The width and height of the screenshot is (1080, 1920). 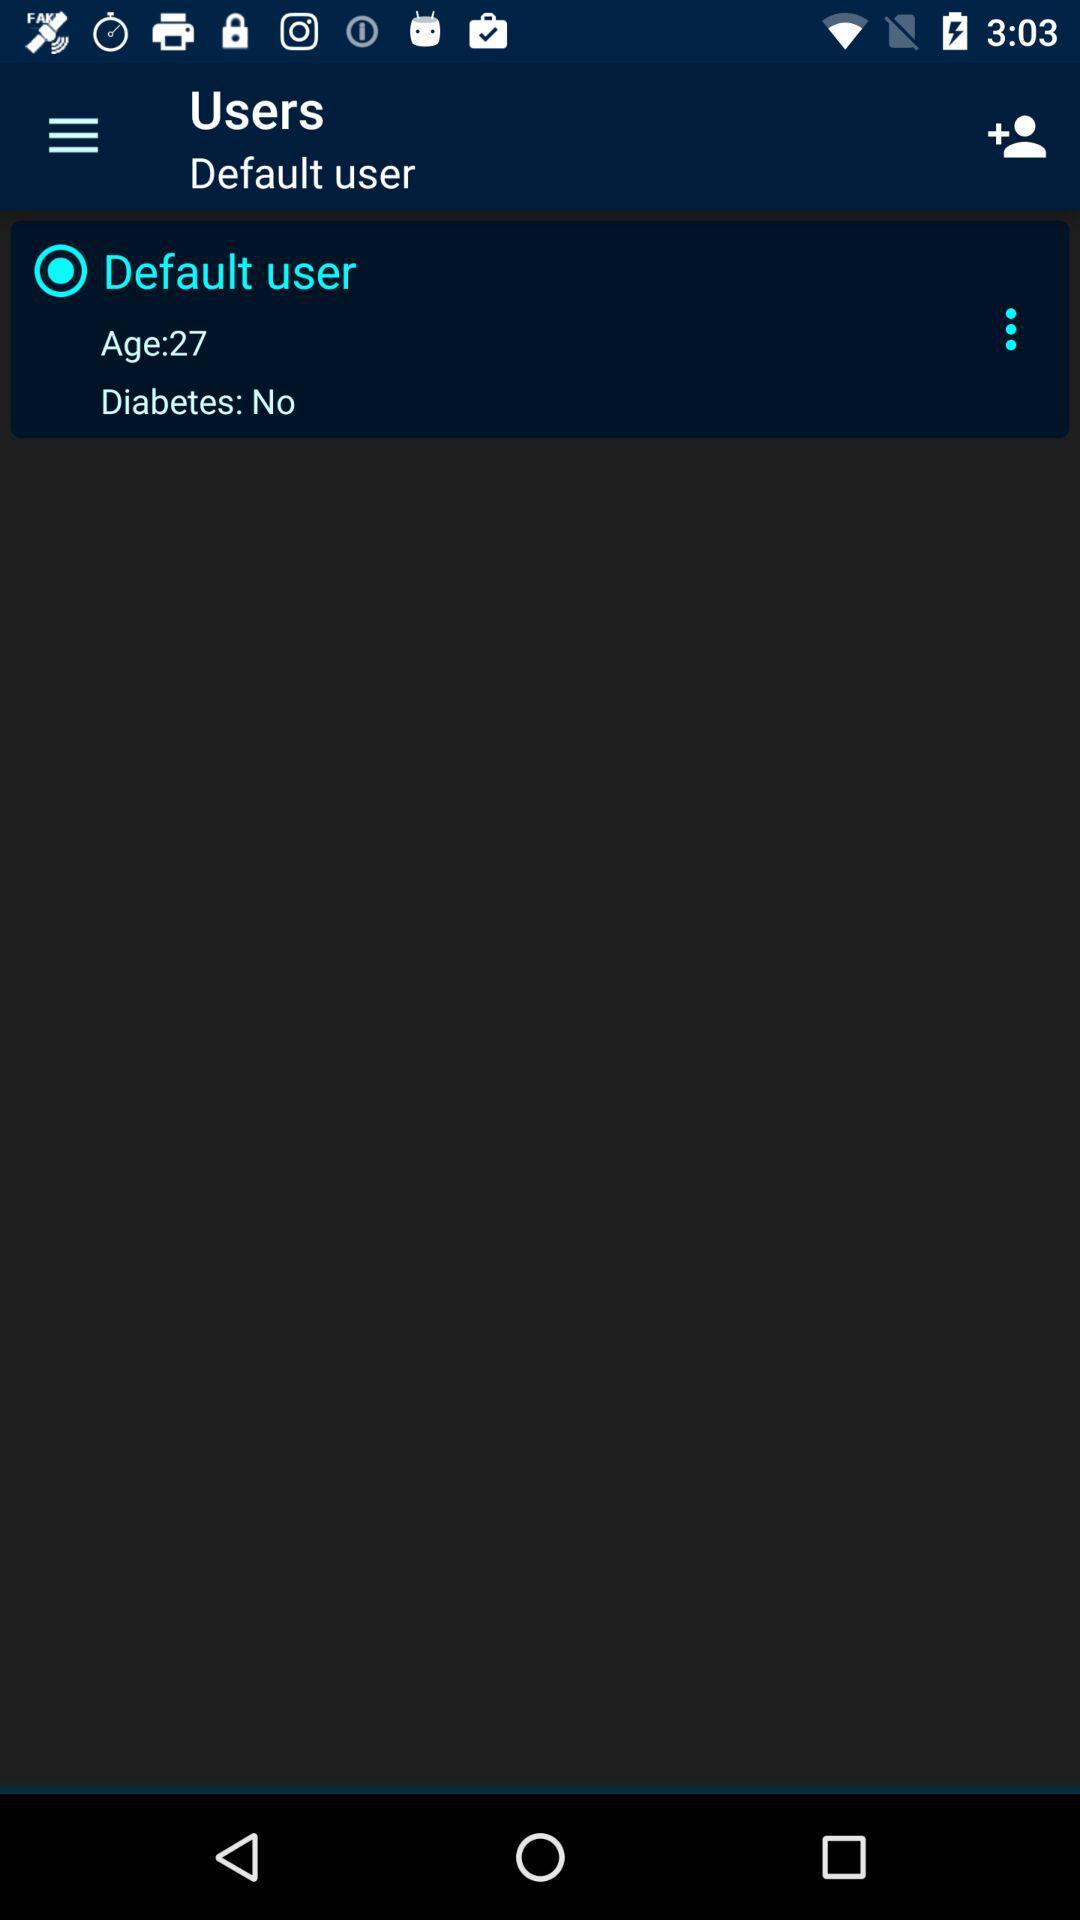 I want to click on the item above default user, so click(x=1017, y=135).